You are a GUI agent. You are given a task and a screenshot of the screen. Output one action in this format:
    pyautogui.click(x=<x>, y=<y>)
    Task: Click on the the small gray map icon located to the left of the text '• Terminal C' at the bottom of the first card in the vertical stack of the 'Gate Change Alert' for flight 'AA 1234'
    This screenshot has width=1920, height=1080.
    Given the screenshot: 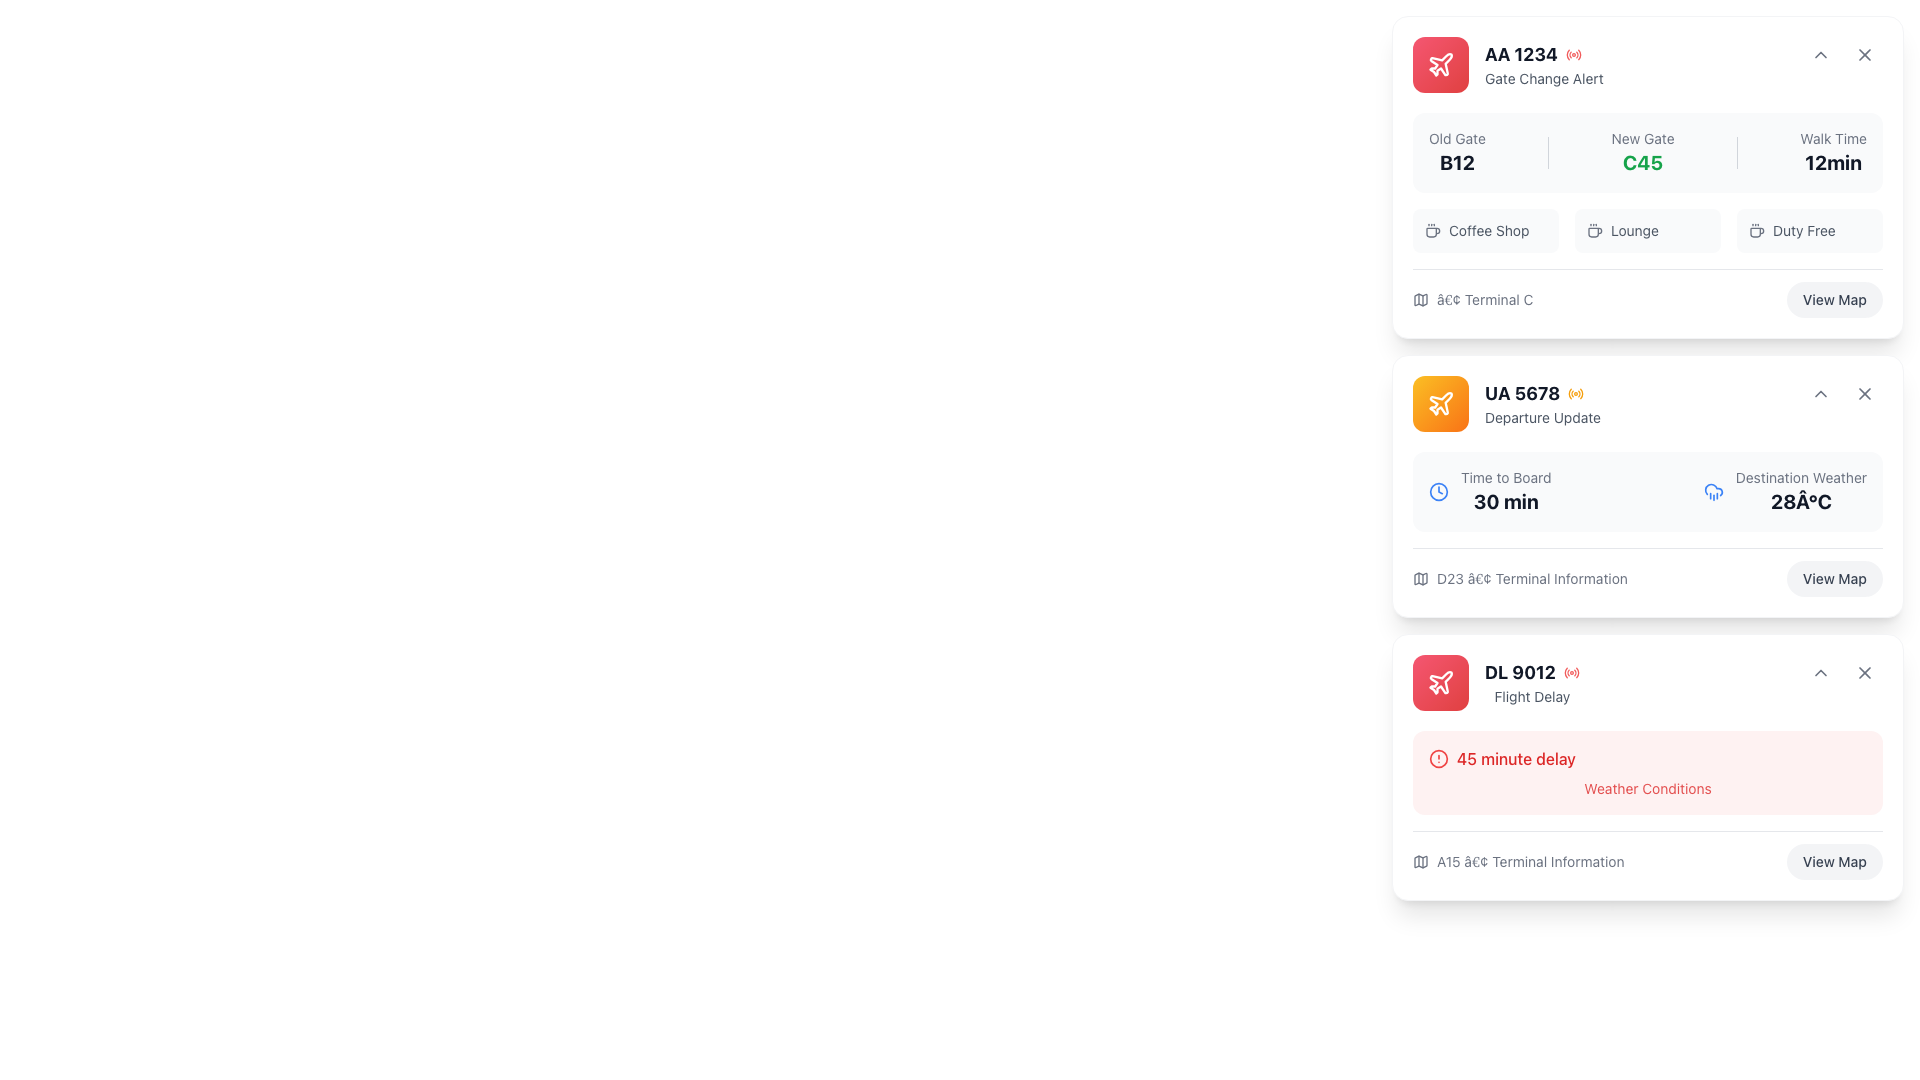 What is the action you would take?
    pyautogui.click(x=1419, y=300)
    